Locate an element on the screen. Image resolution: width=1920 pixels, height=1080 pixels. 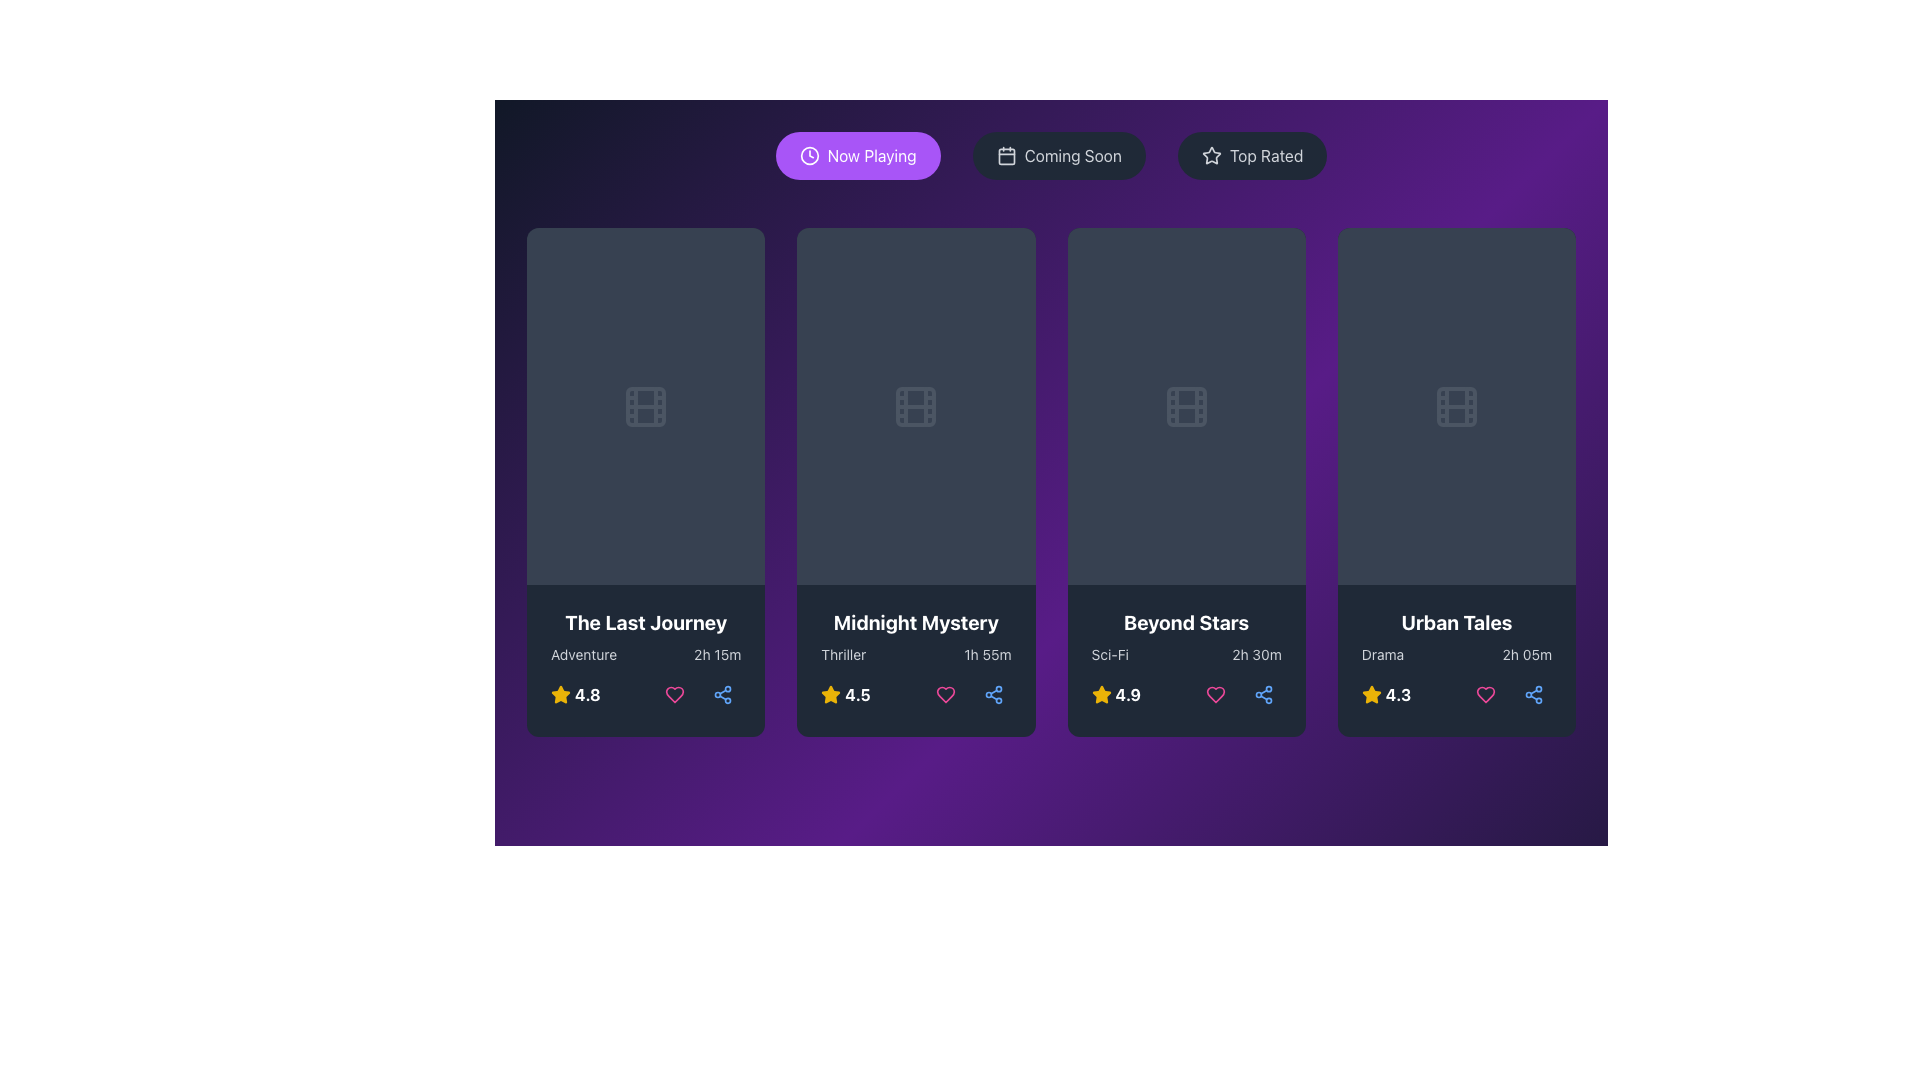
text displayed as '2h 05m', which is styled in a small font and is located to the right of the 'Drama' text within the movie card for 'Urban Tales' is located at coordinates (1526, 655).